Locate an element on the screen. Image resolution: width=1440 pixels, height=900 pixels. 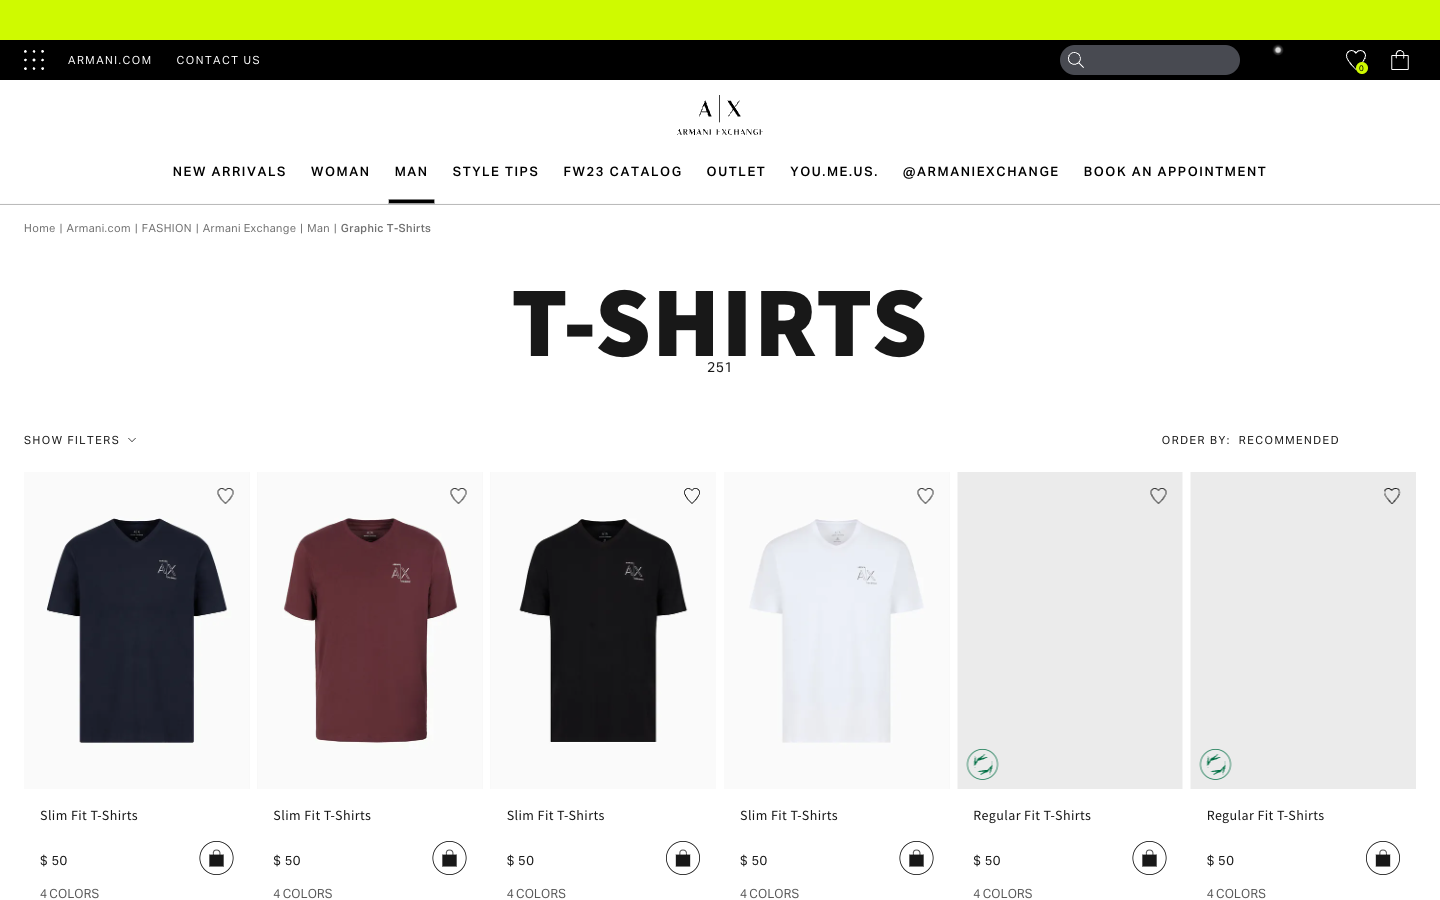
the graphic T-shirts section on the website is located at coordinates (385, 226).